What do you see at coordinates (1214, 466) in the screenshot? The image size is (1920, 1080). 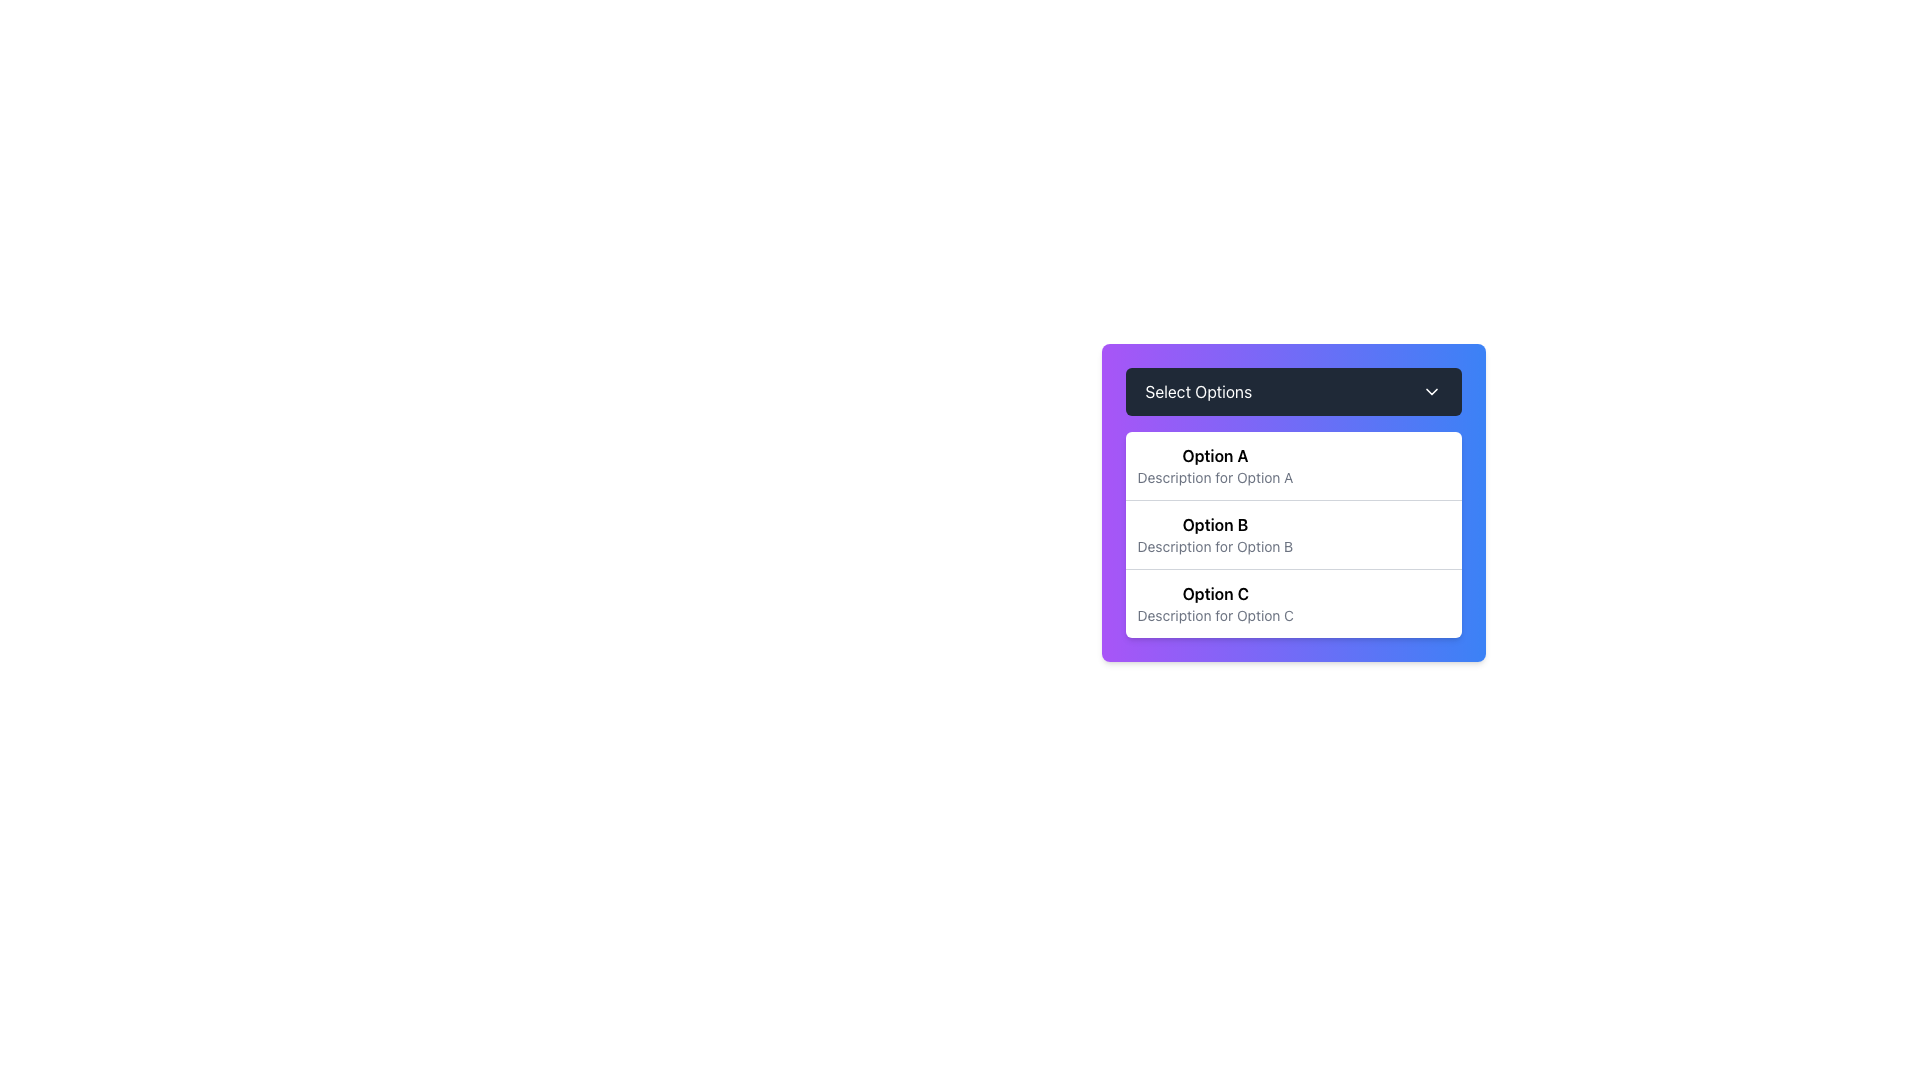 I see `the dropdown entry representing 'Option A' in the list of choices under the header 'Select Options'` at bounding box center [1214, 466].